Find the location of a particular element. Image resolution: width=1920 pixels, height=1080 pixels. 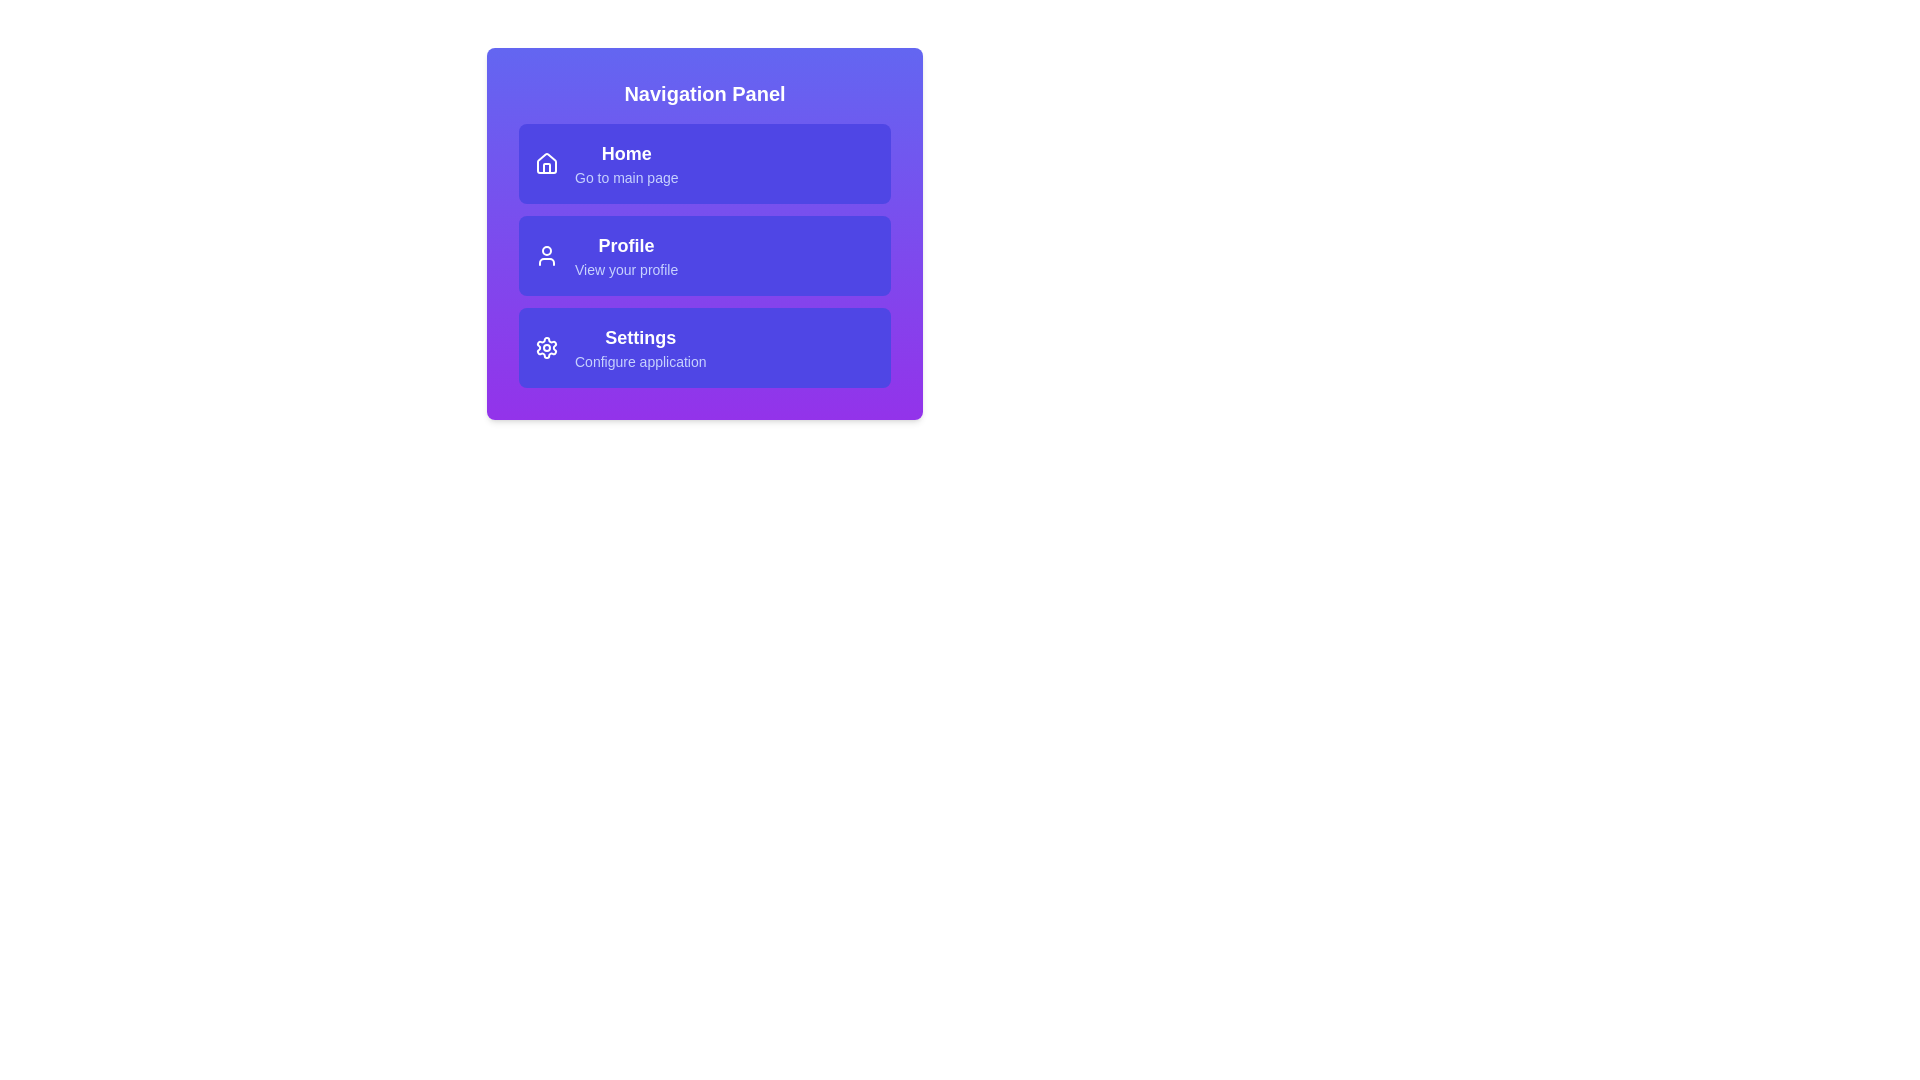

the navigation item Home is located at coordinates (705, 163).